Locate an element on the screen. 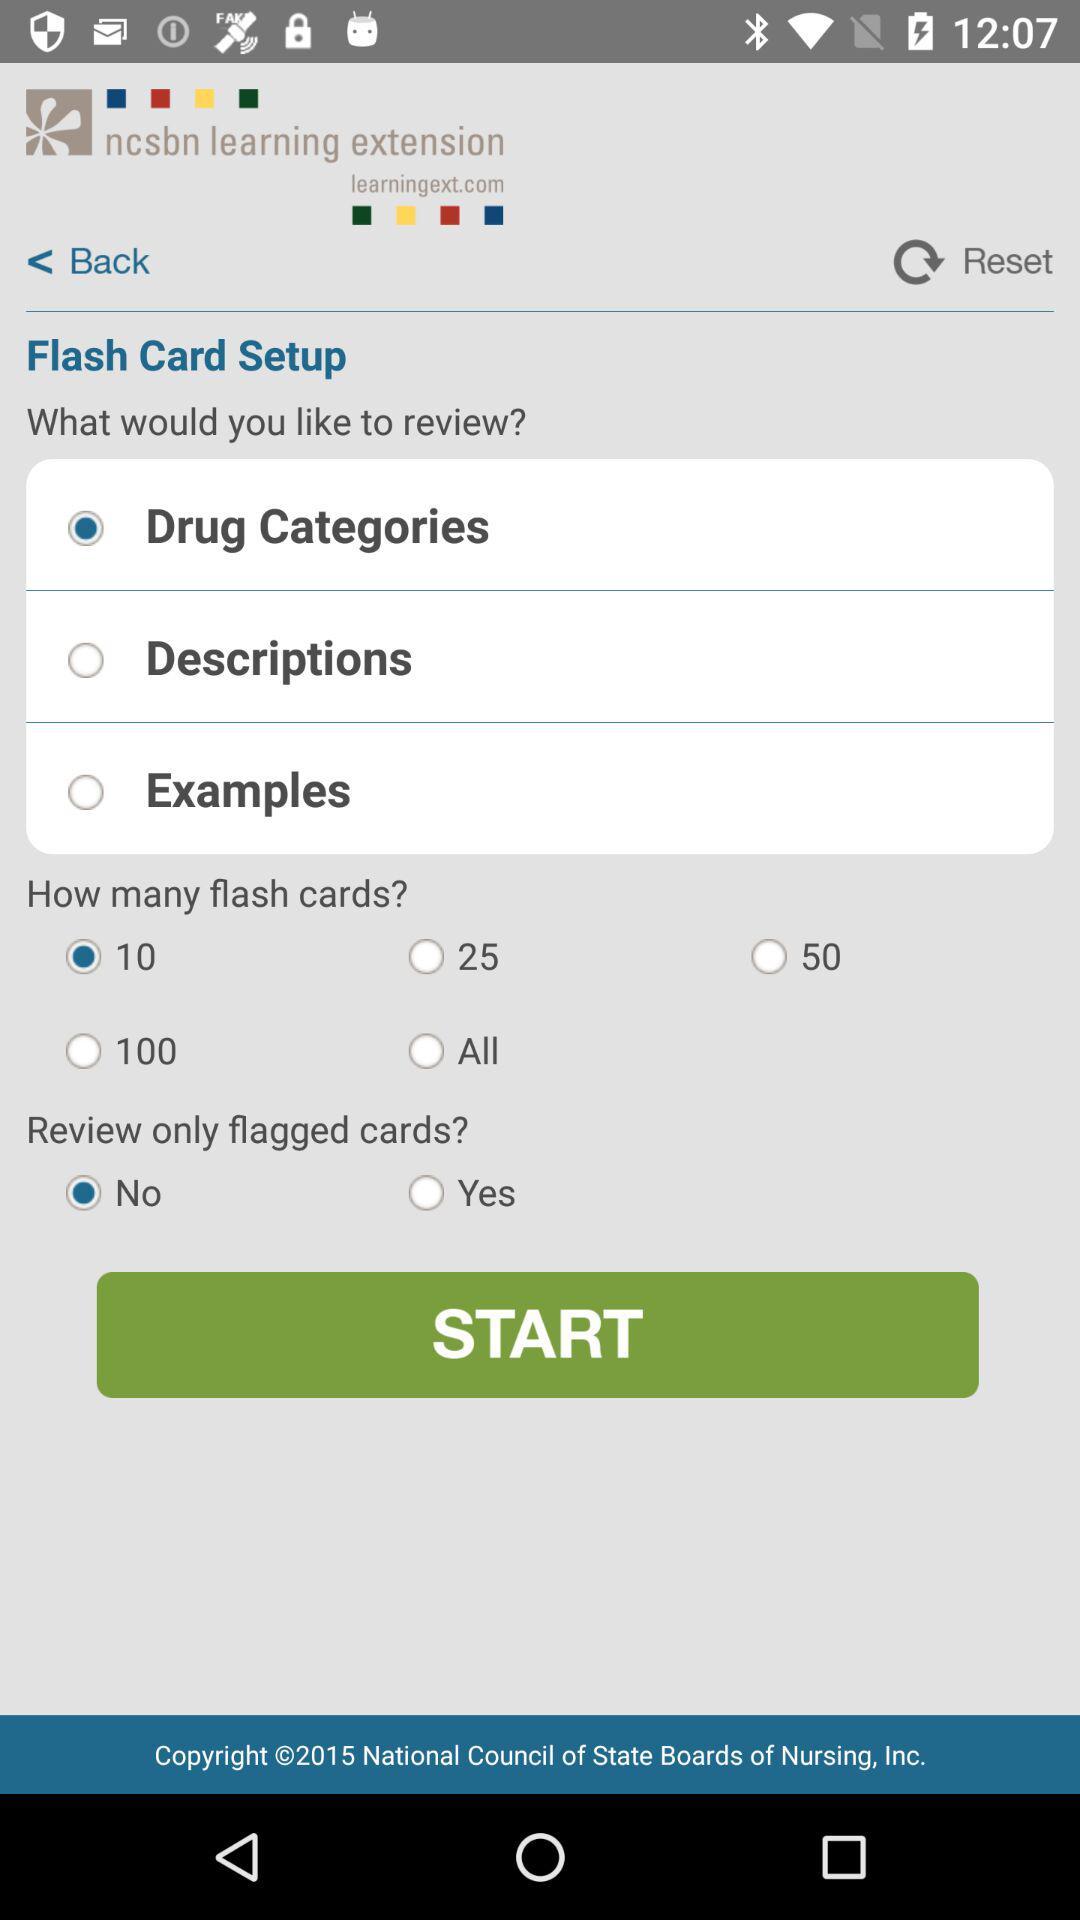  start option is located at coordinates (536, 1334).